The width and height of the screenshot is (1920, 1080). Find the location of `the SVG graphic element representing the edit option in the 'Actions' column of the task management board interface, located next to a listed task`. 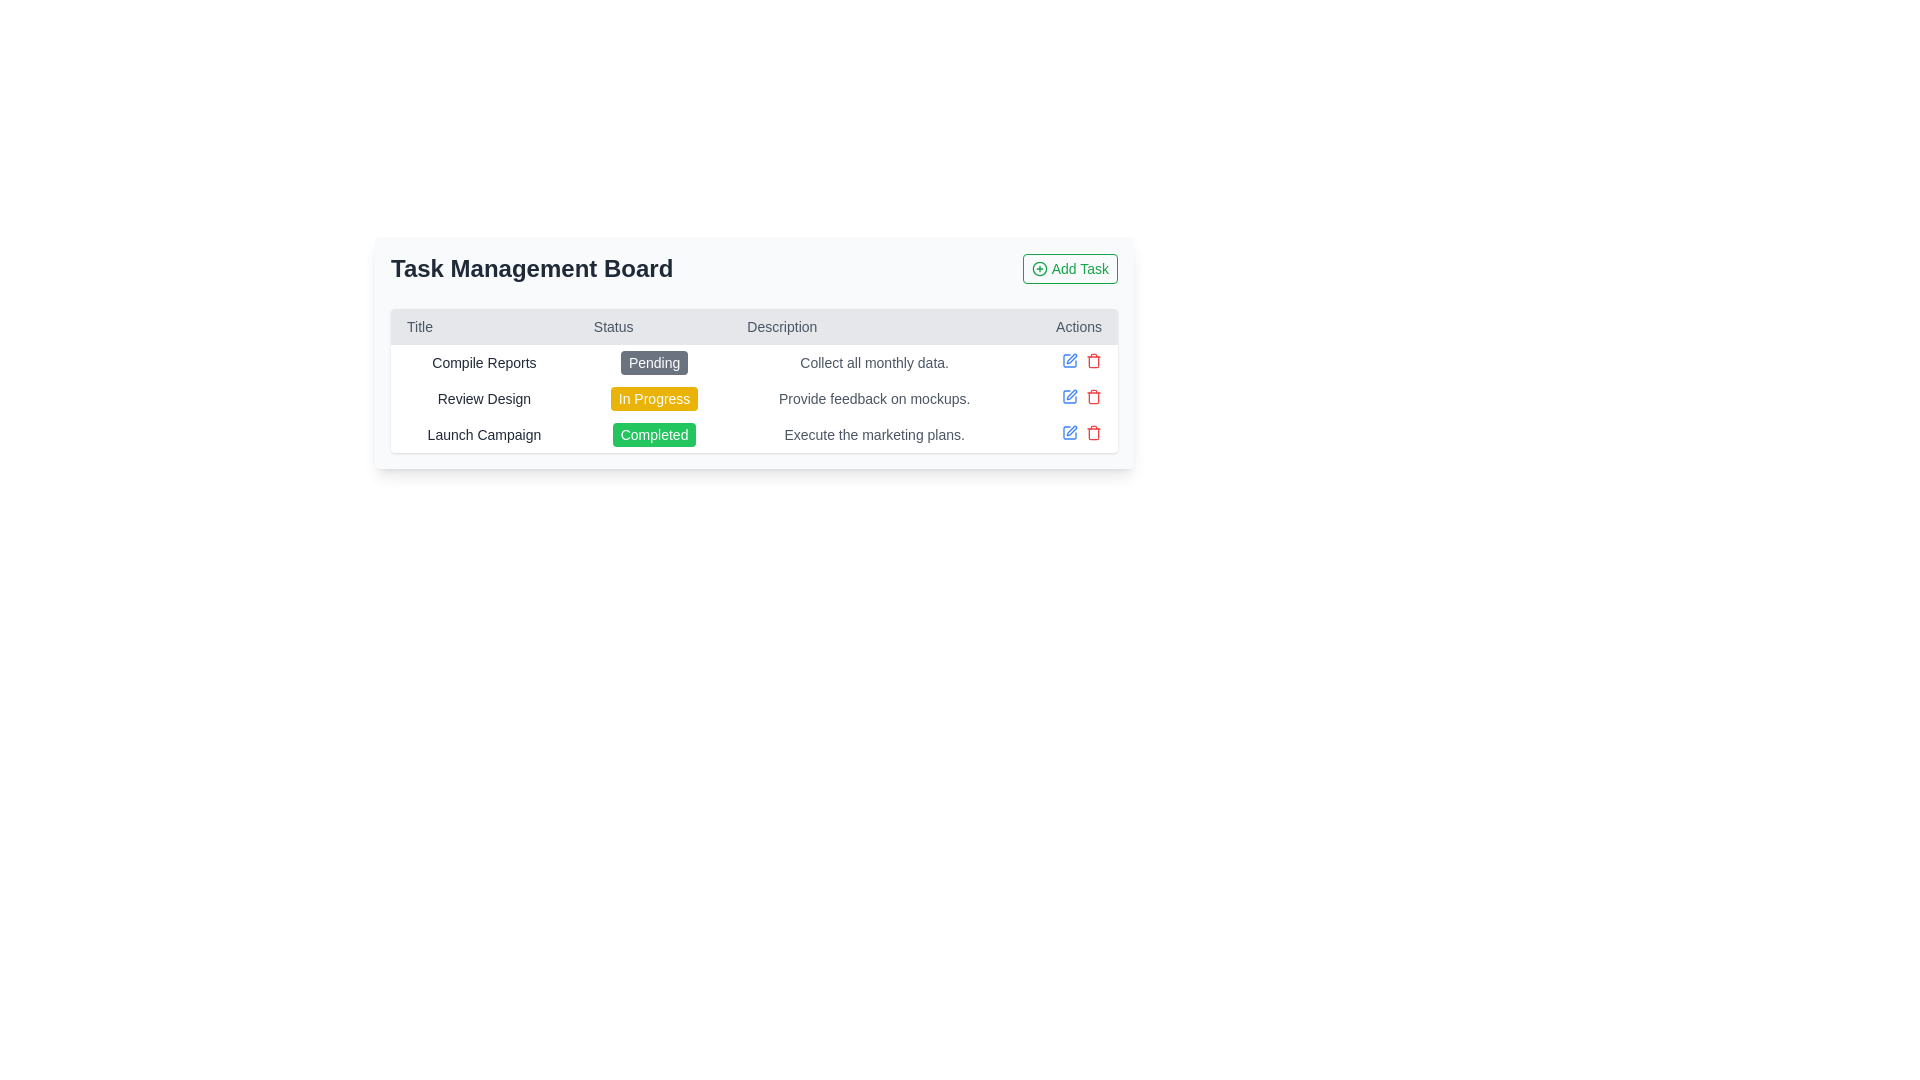

the SVG graphic element representing the edit option in the 'Actions' column of the task management board interface, located next to a listed task is located at coordinates (1069, 397).